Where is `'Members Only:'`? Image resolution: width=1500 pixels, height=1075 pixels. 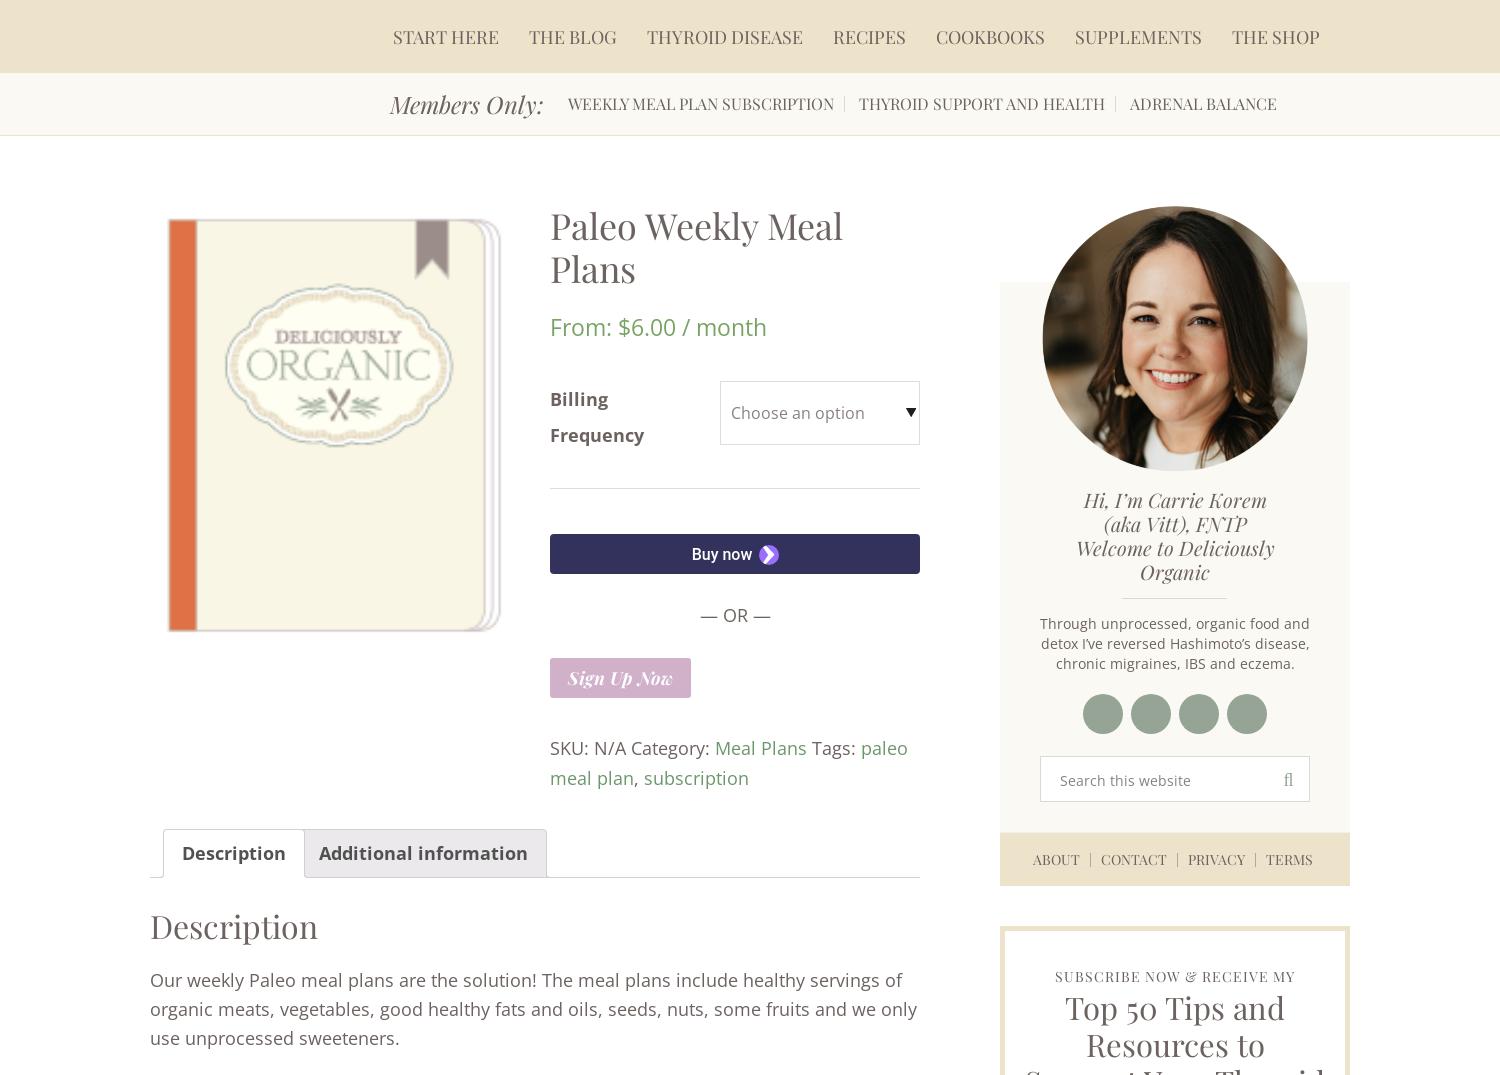 'Members Only:' is located at coordinates (465, 102).